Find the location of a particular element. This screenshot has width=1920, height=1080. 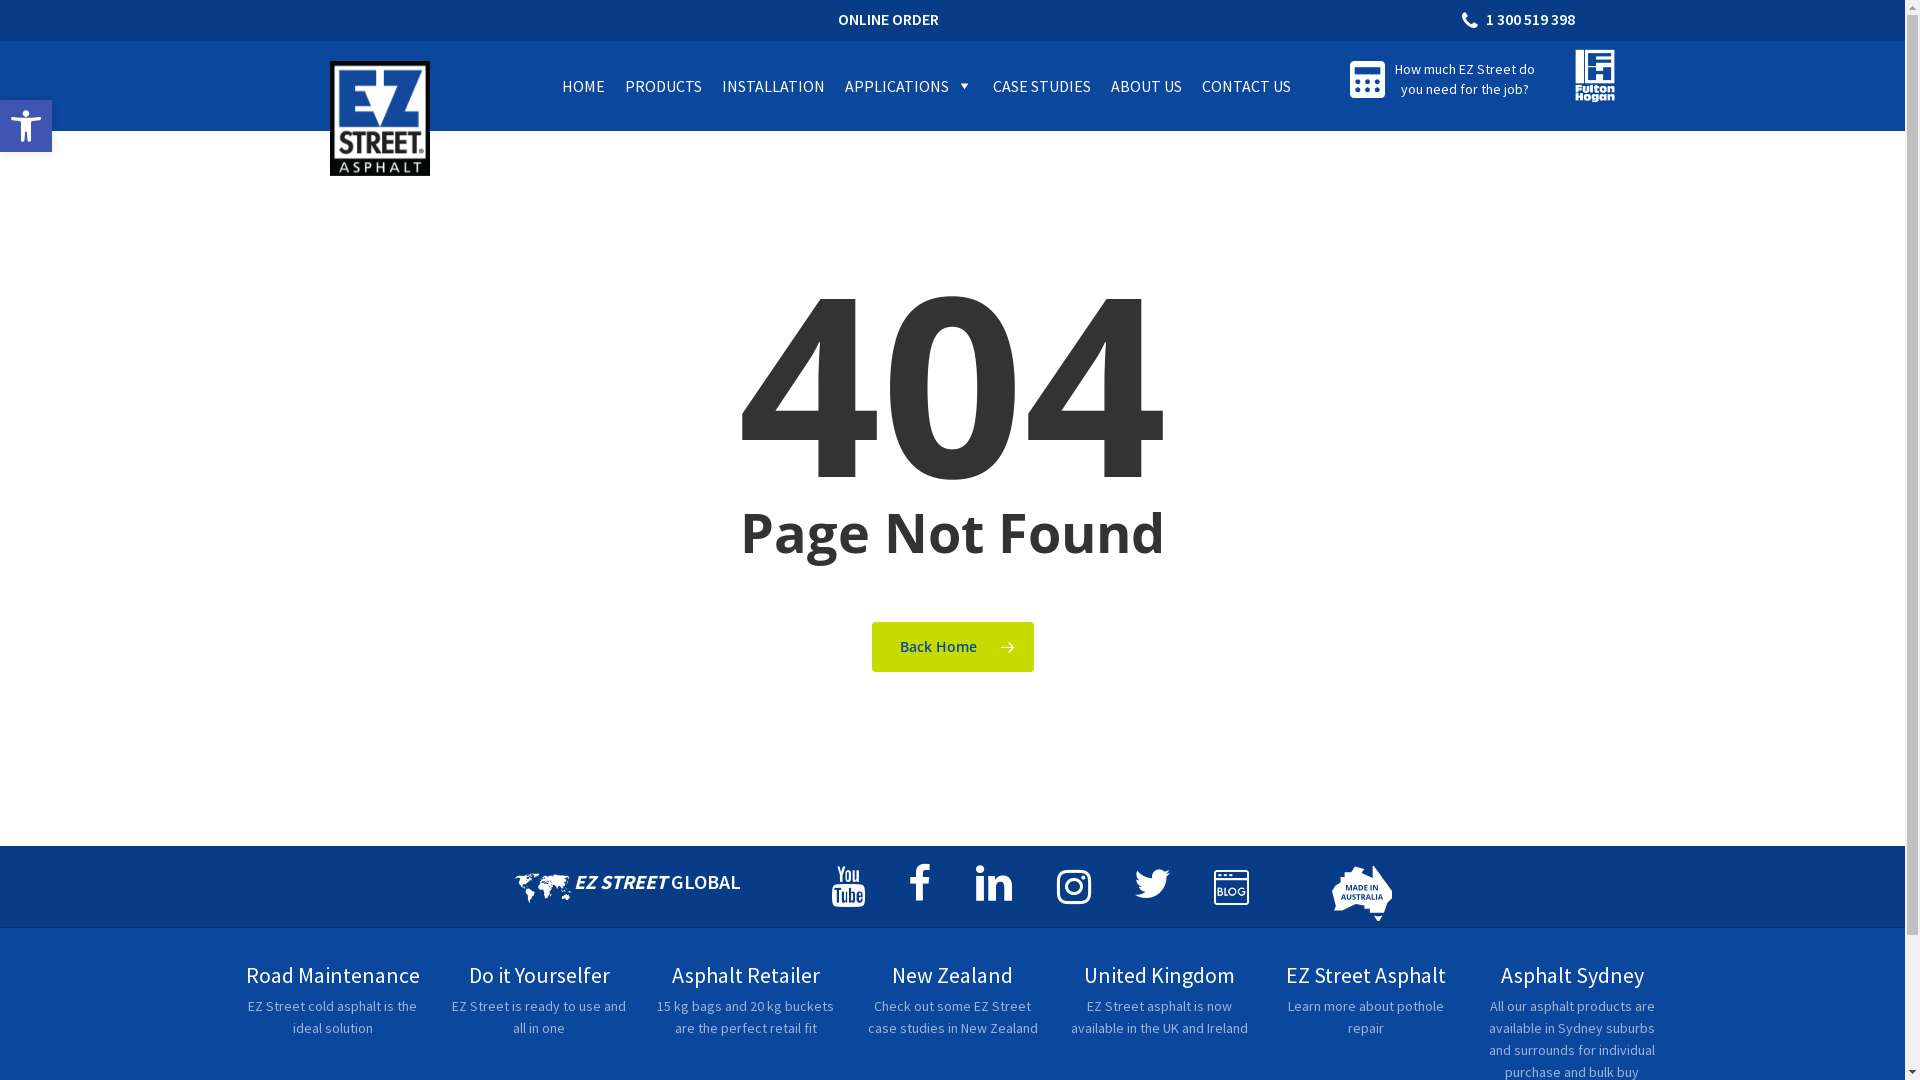

'CASE STUDIES' is located at coordinates (1040, 84).